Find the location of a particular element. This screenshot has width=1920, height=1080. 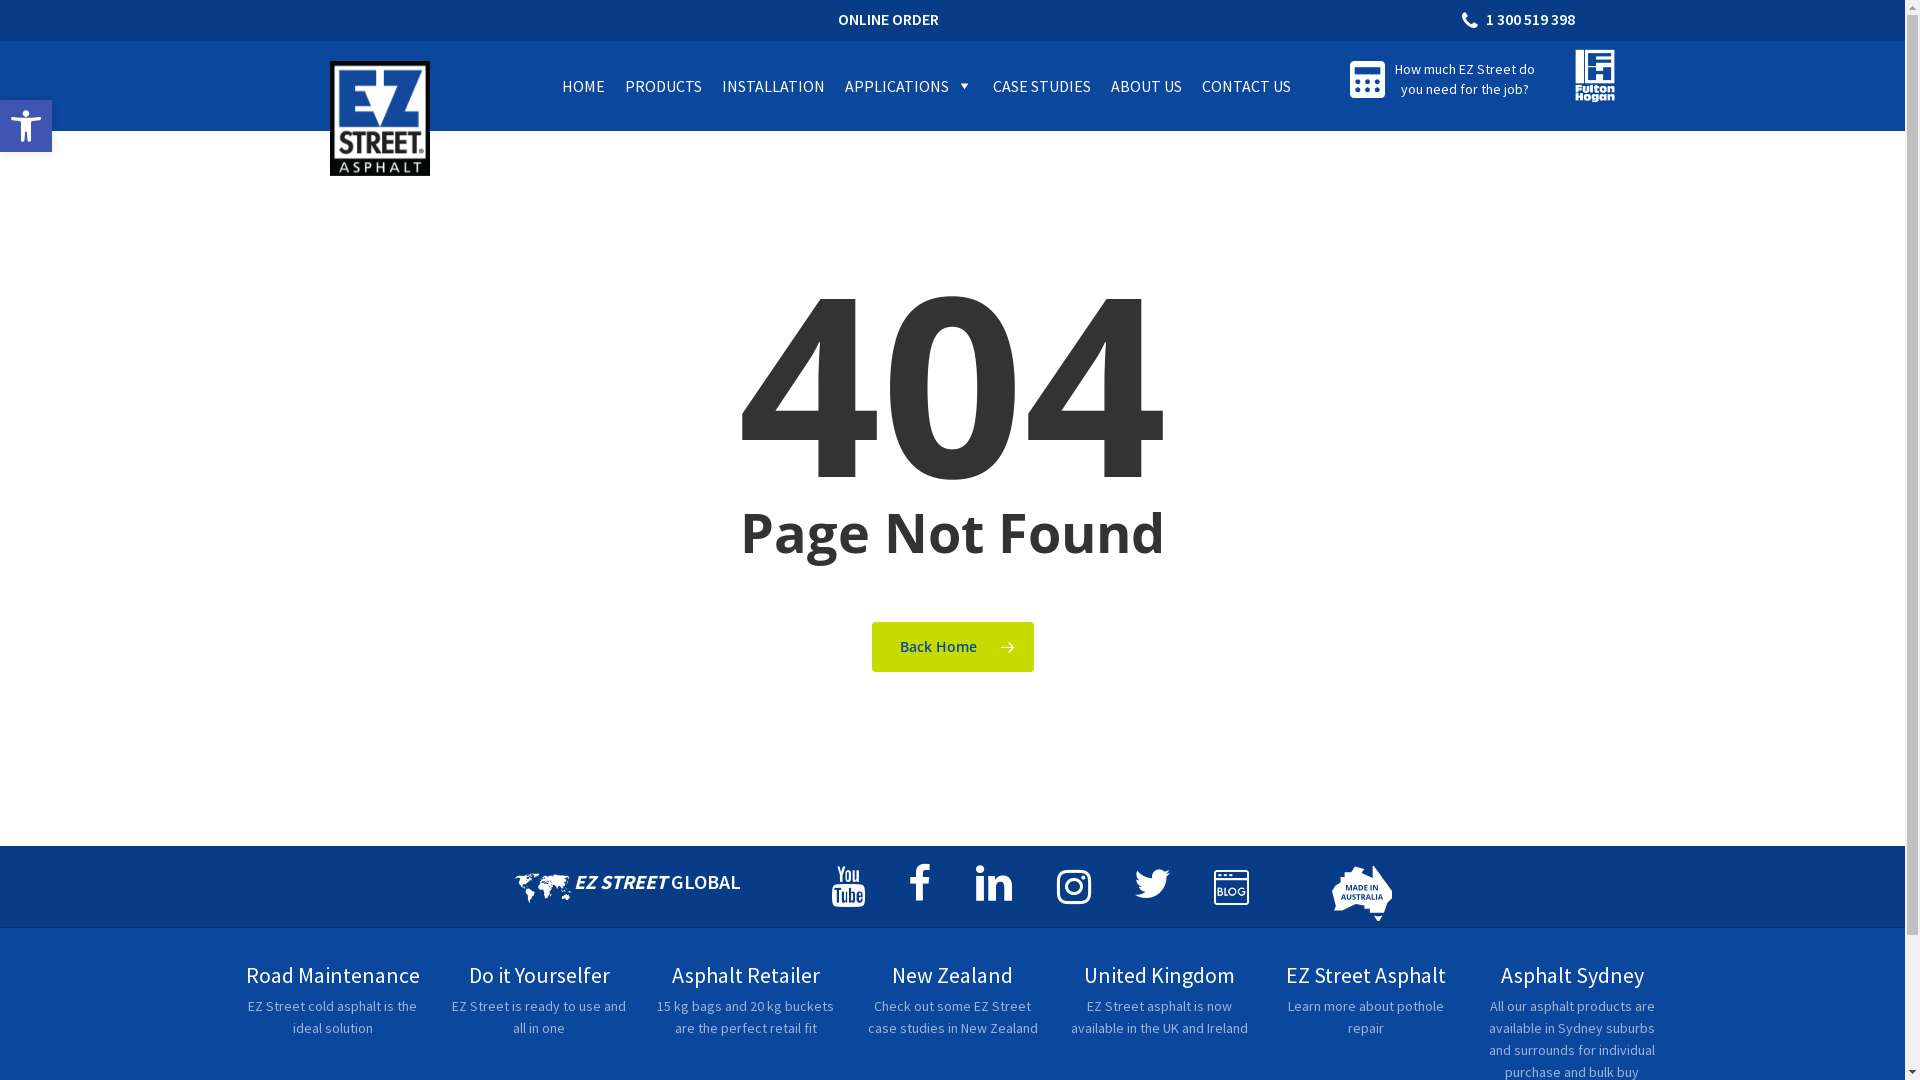

'CASE STUDIES' is located at coordinates (1040, 84).